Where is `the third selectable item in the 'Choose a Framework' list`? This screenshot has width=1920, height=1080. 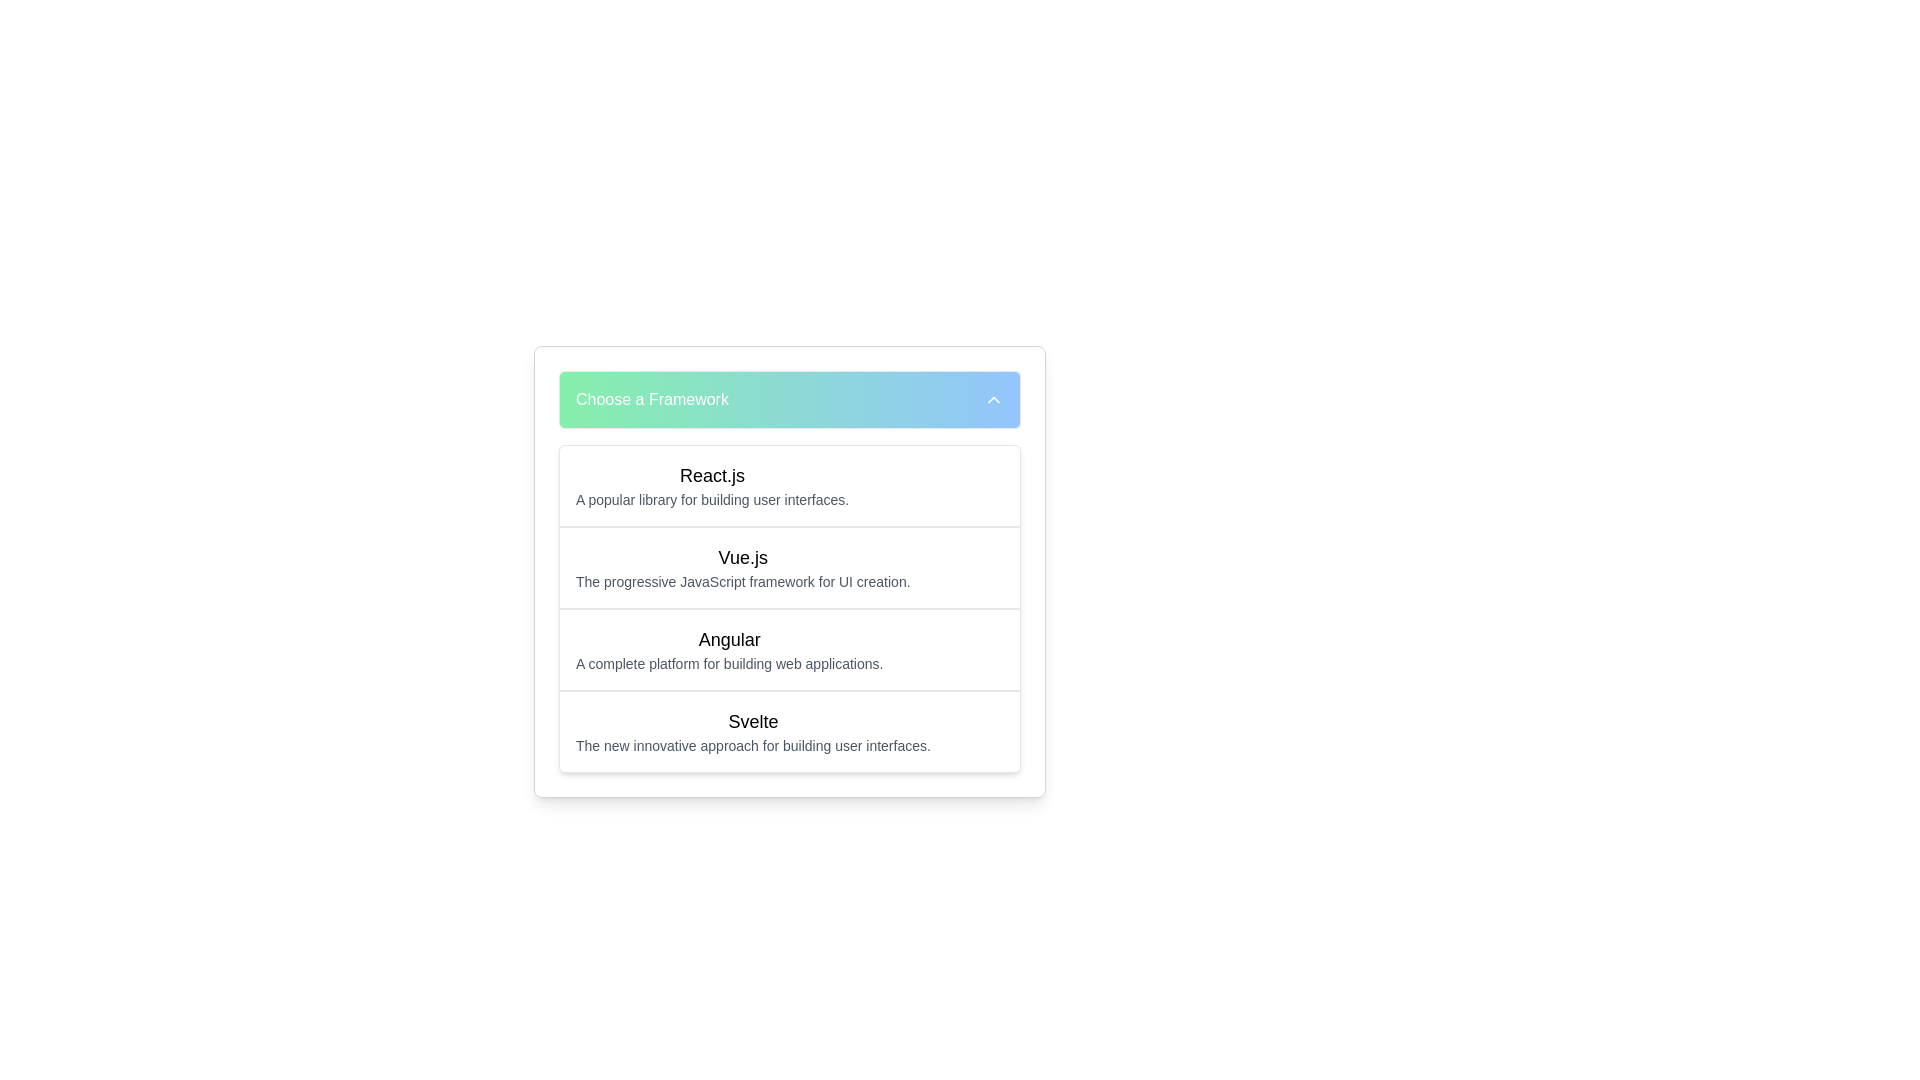 the third selectable item in the 'Choose a Framework' list is located at coordinates (728, 650).